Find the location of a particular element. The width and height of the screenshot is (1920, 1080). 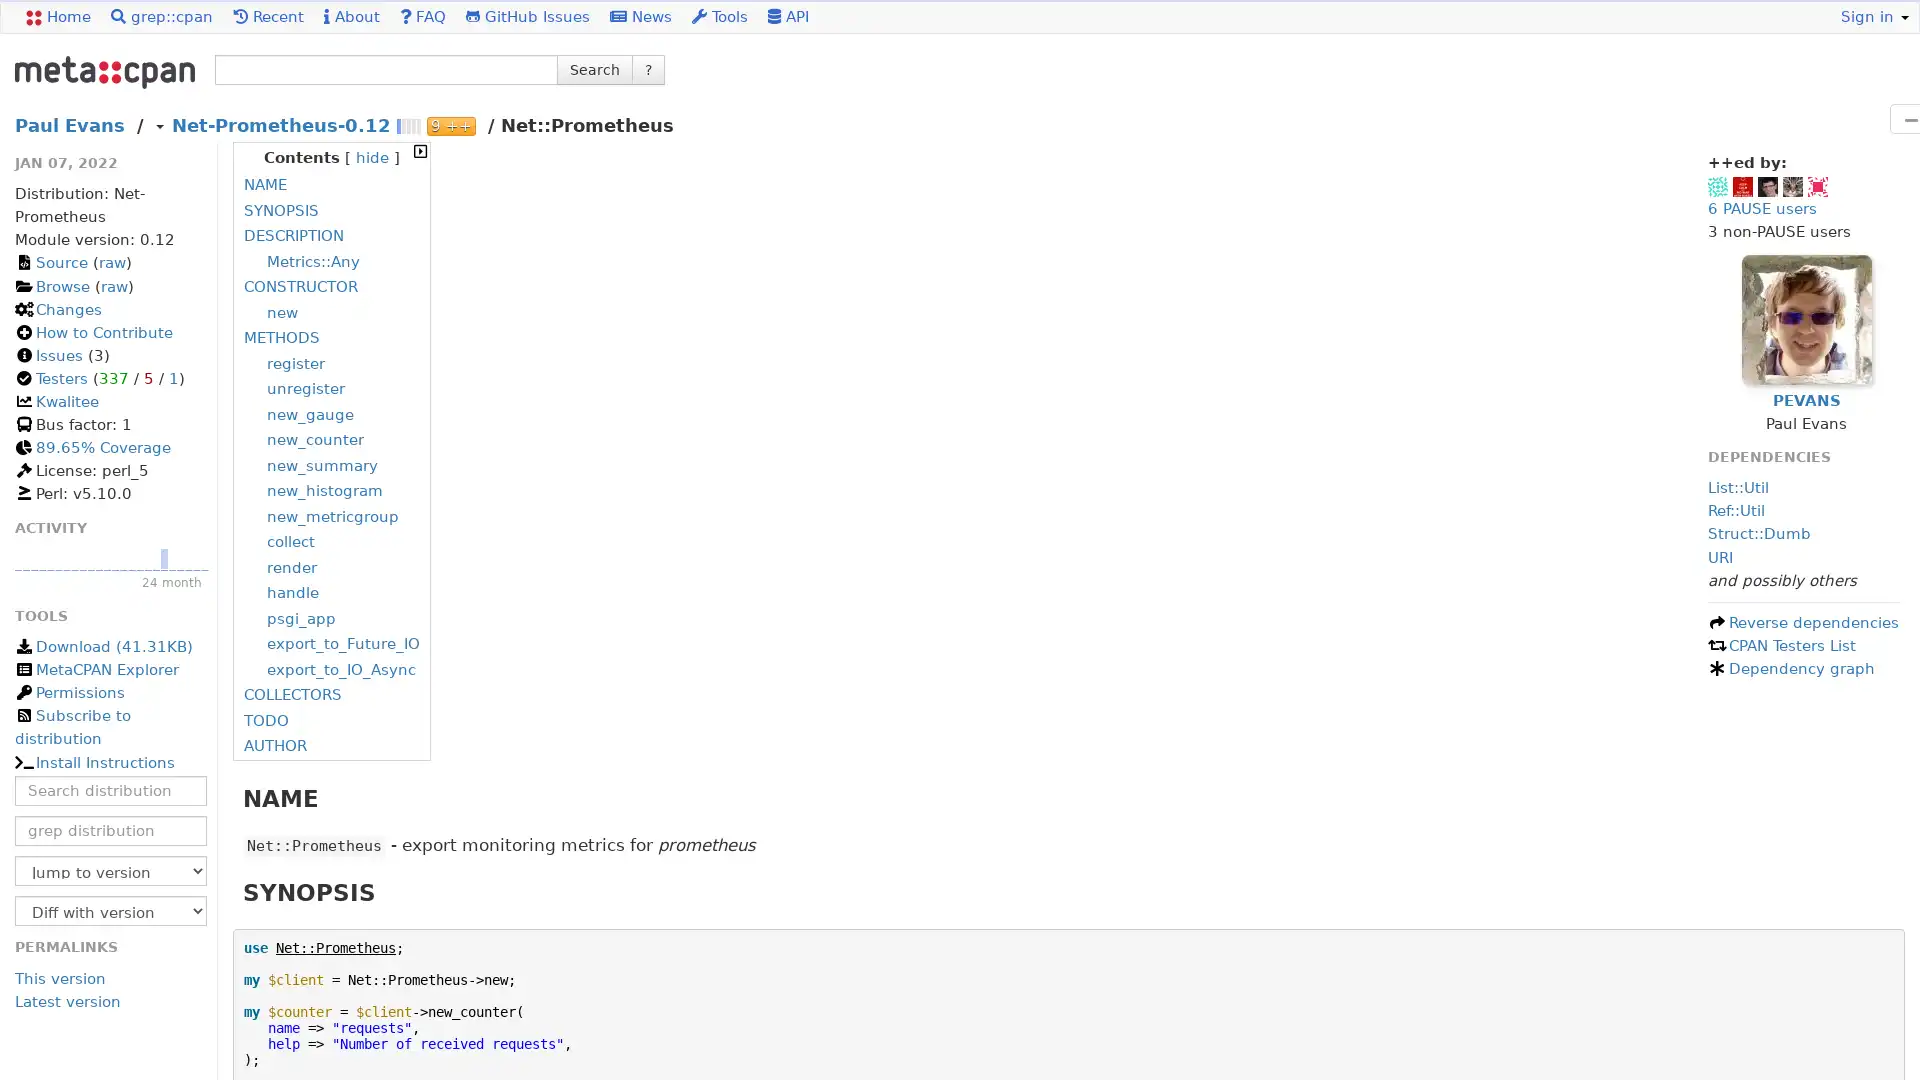

hide is located at coordinates (371, 157).